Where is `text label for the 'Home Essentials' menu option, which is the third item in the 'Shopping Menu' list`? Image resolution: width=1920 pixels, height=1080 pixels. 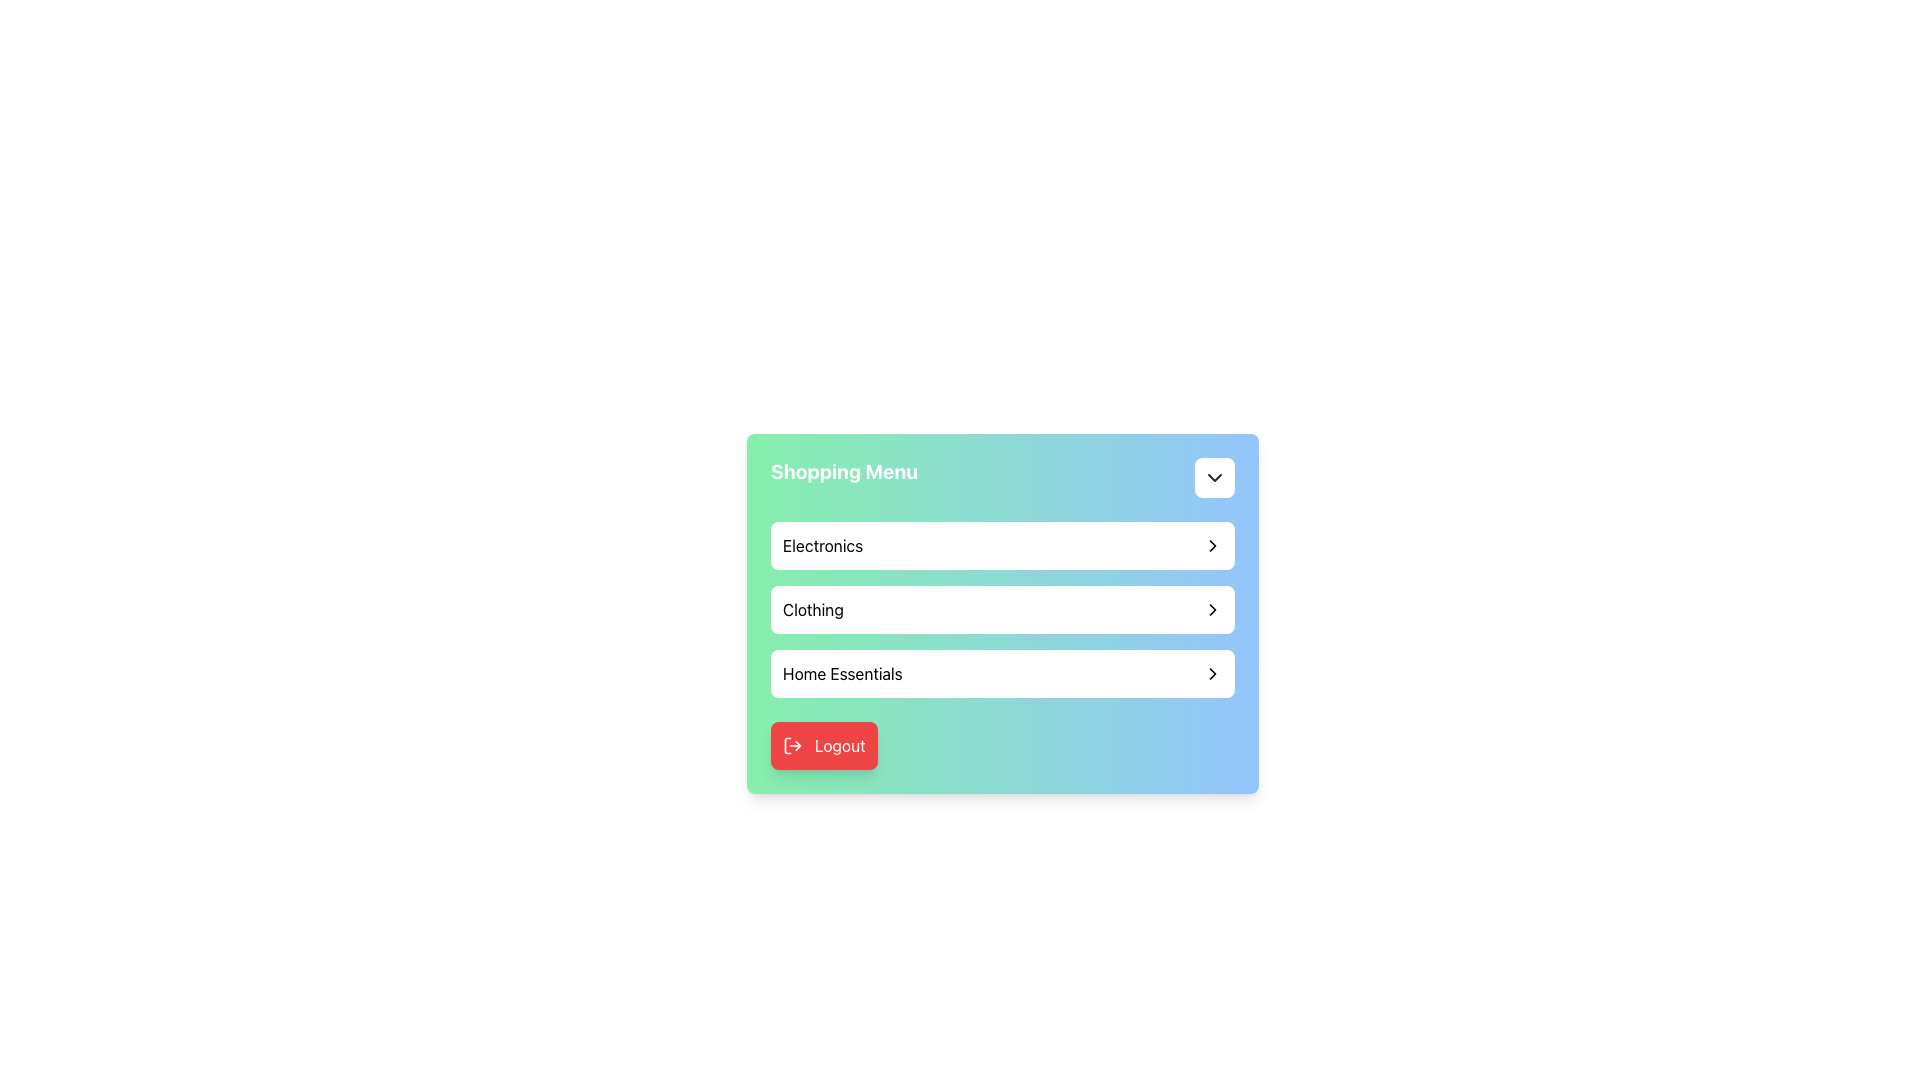
text label for the 'Home Essentials' menu option, which is the third item in the 'Shopping Menu' list is located at coordinates (842, 674).